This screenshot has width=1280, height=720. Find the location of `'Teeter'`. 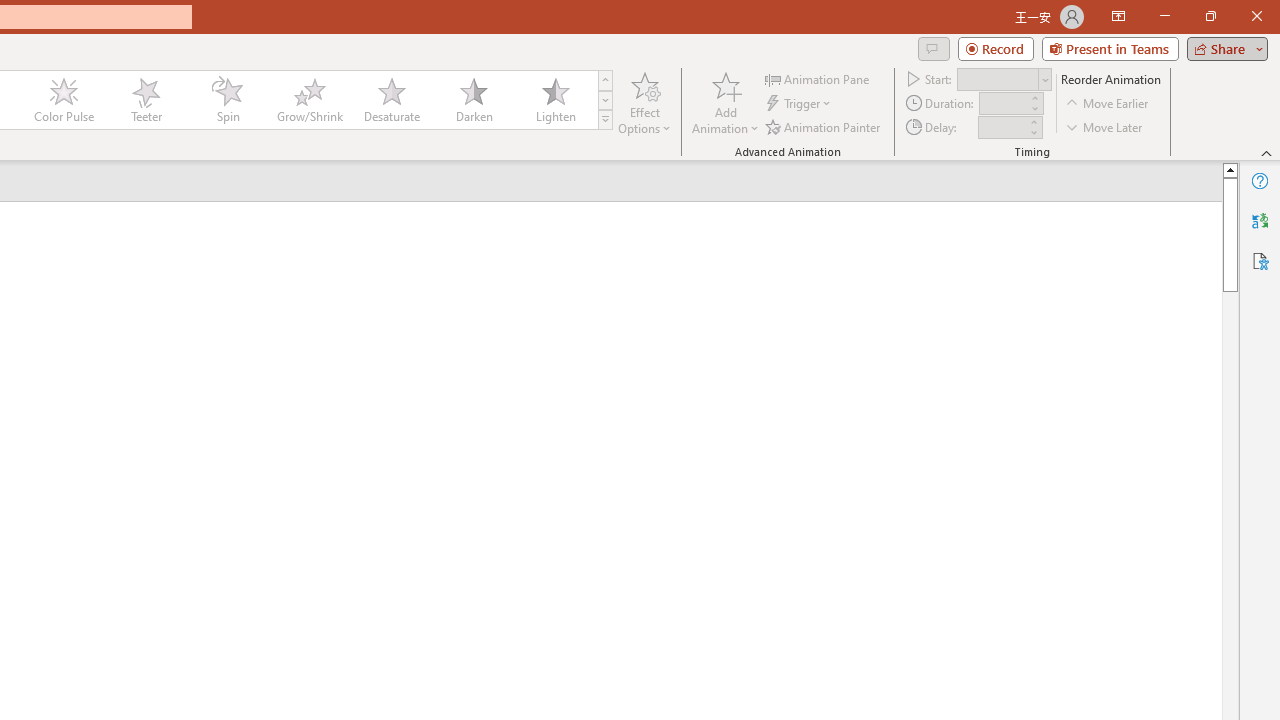

'Teeter' is located at coordinates (144, 100).